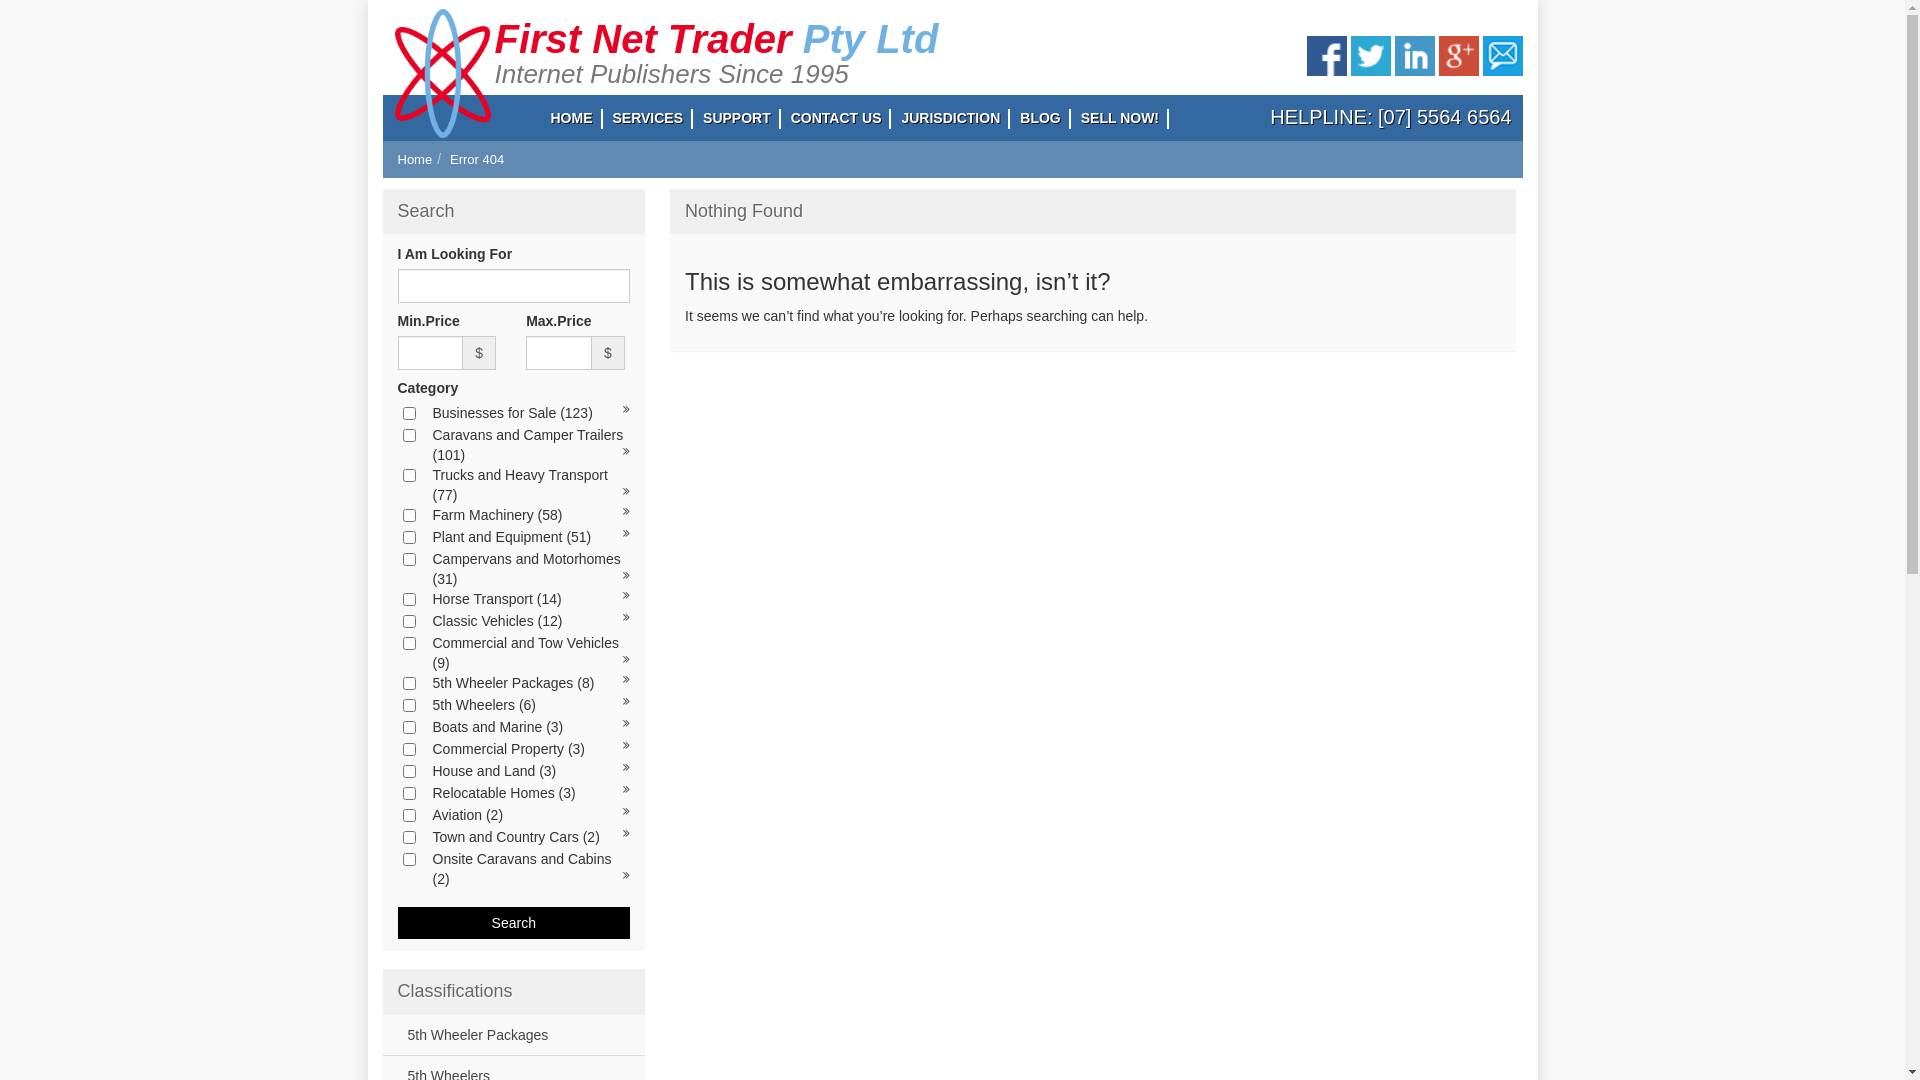 The image size is (1920, 1080). I want to click on 'Home', so click(414, 158).